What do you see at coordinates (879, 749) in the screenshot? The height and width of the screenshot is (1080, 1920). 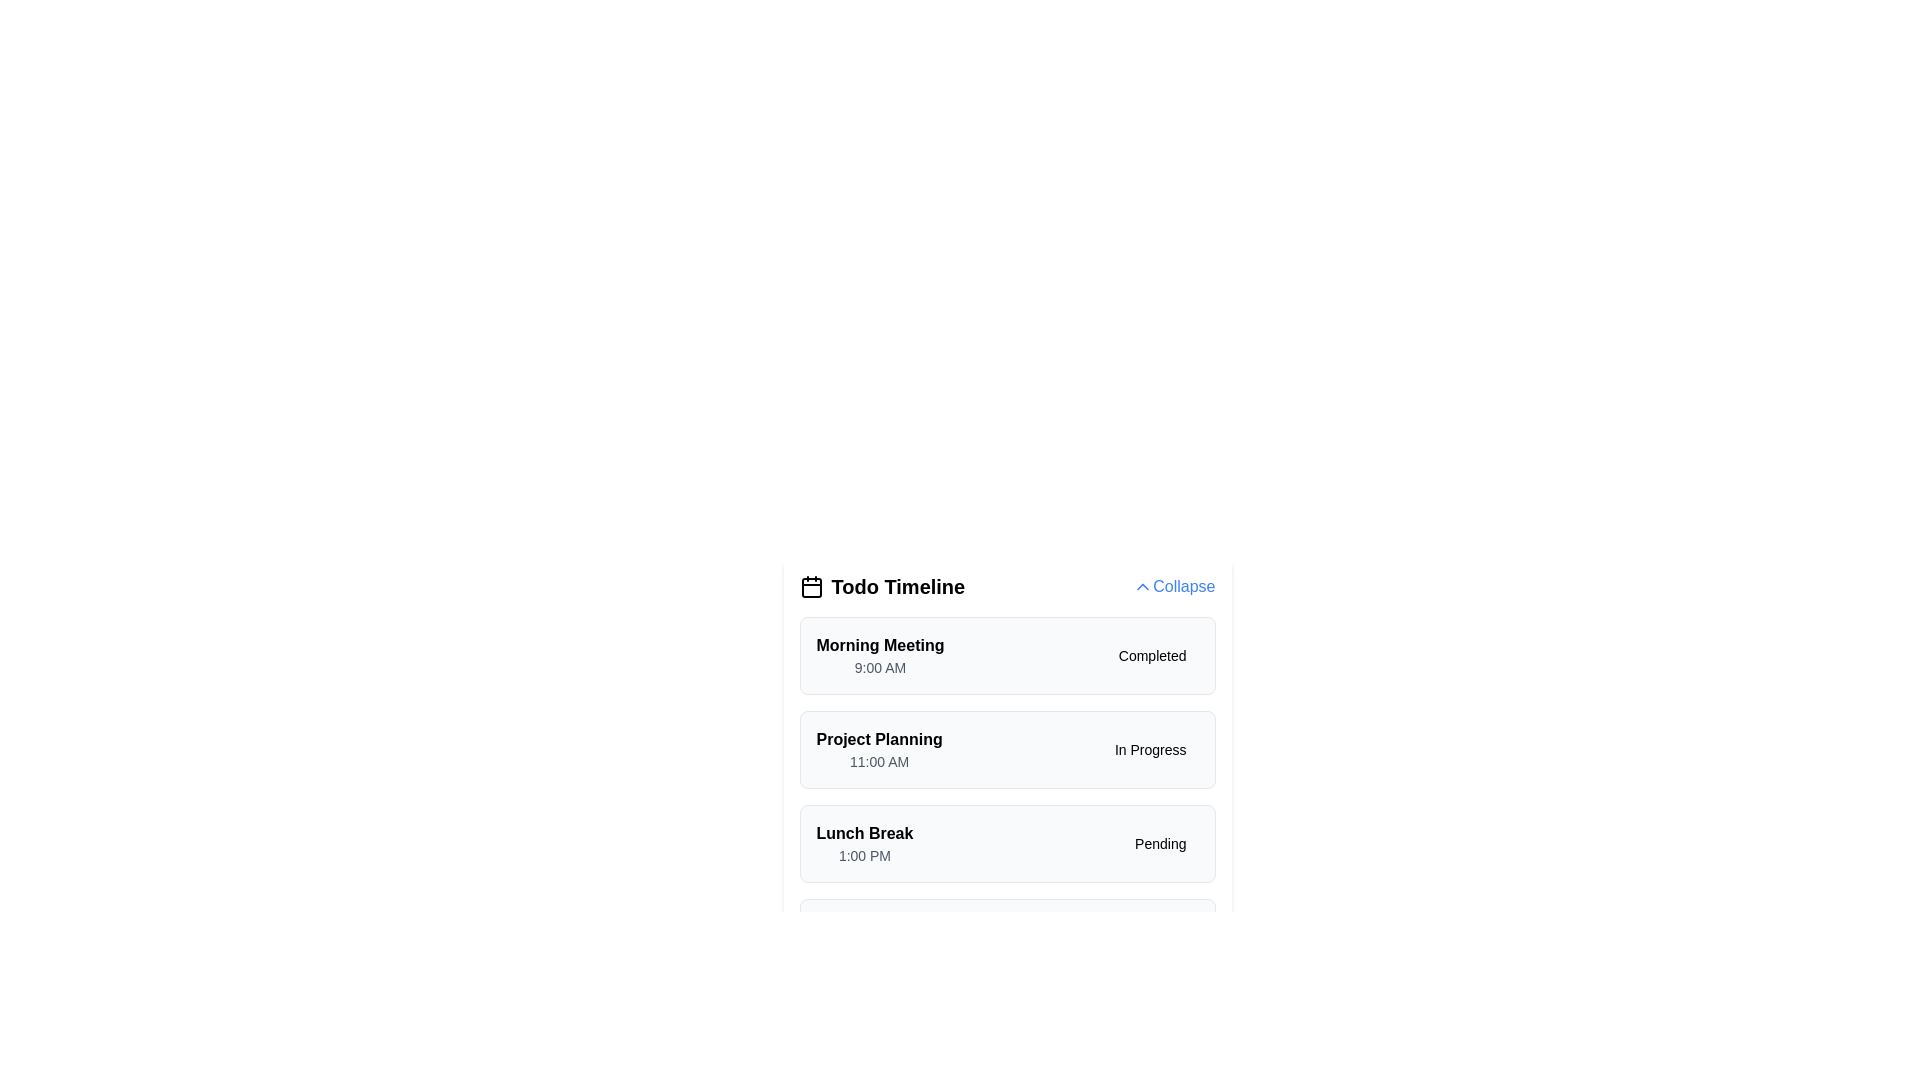 I see `the task title and subtitle displayed in the second card of the todo timeline` at bounding box center [879, 749].